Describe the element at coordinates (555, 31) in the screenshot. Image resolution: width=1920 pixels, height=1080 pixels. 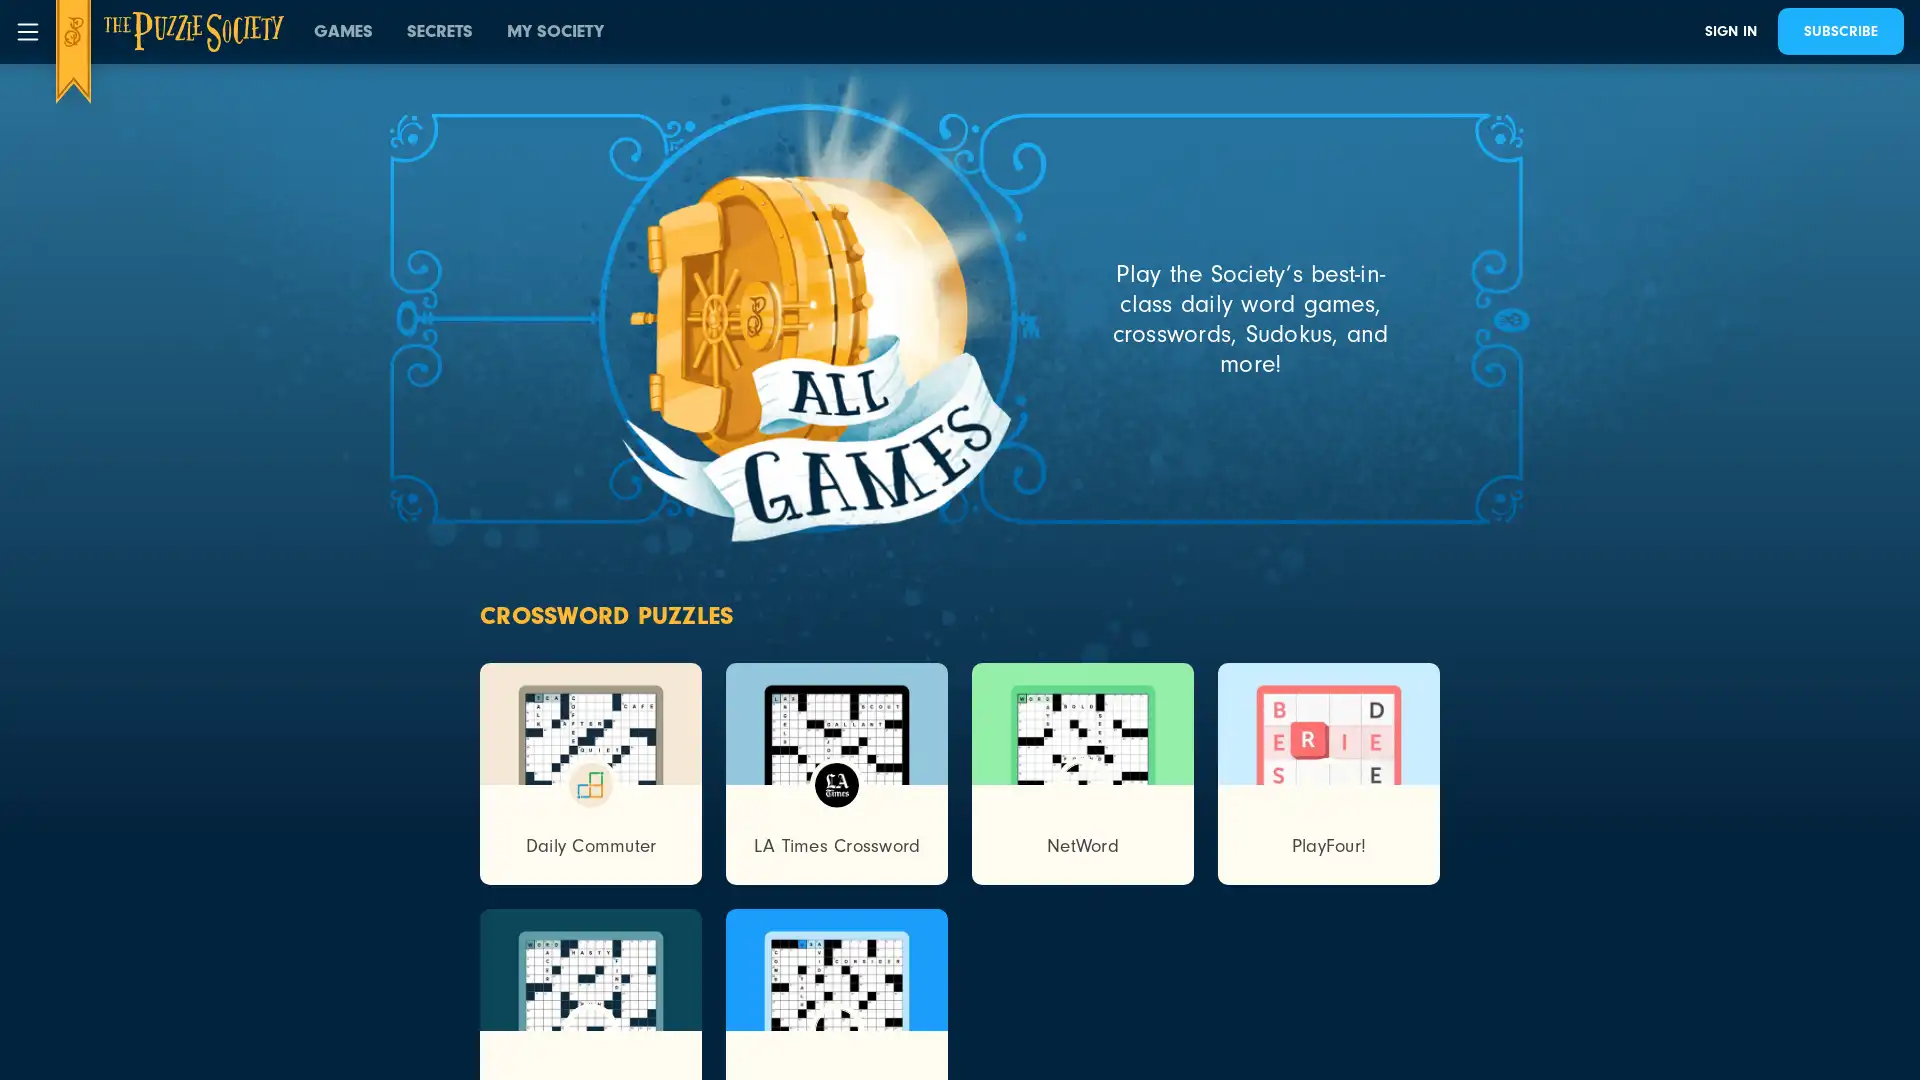
I see `MY SOCIETY` at that location.